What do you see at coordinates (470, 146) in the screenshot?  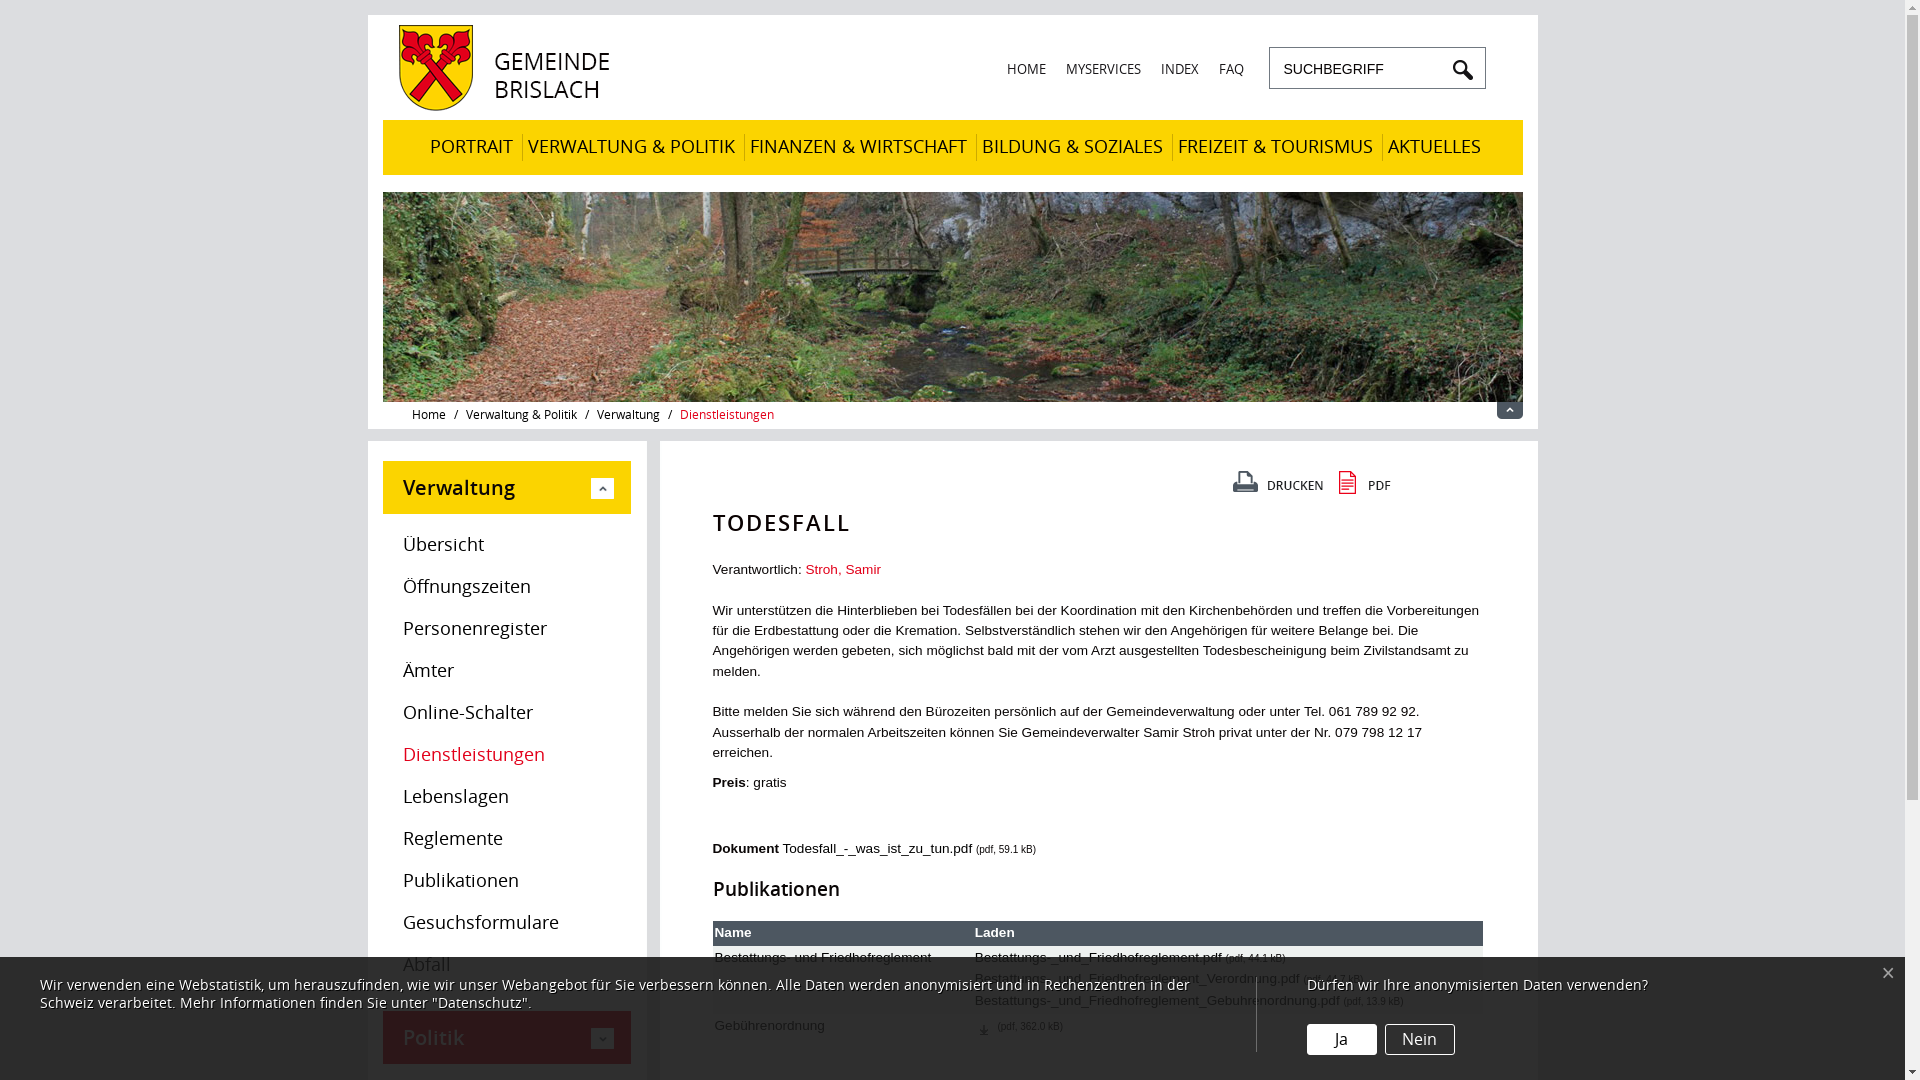 I see `'PORTRAIT'` at bounding box center [470, 146].